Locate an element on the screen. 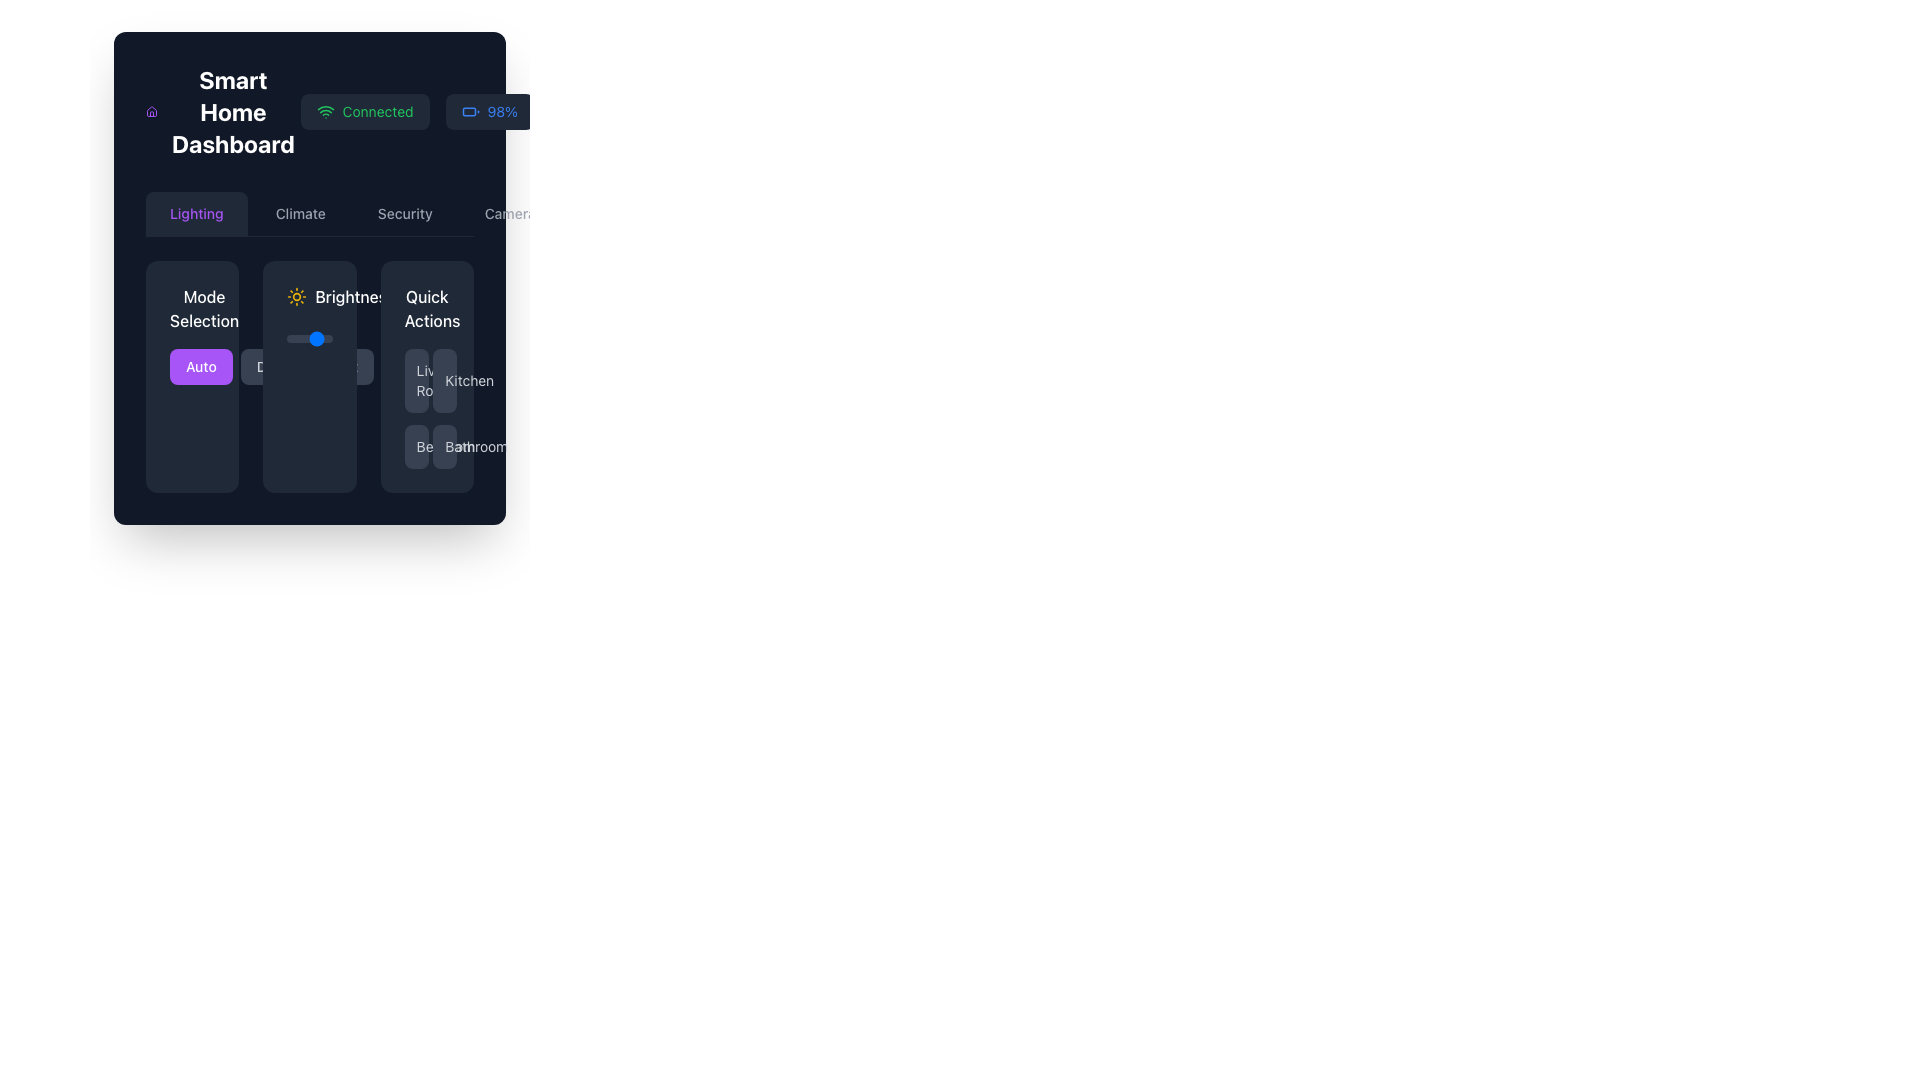 This screenshot has width=1920, height=1080. the 'Security' navigation button, which is the third button from the left in a horizontal navigation bar is located at coordinates (404, 213).